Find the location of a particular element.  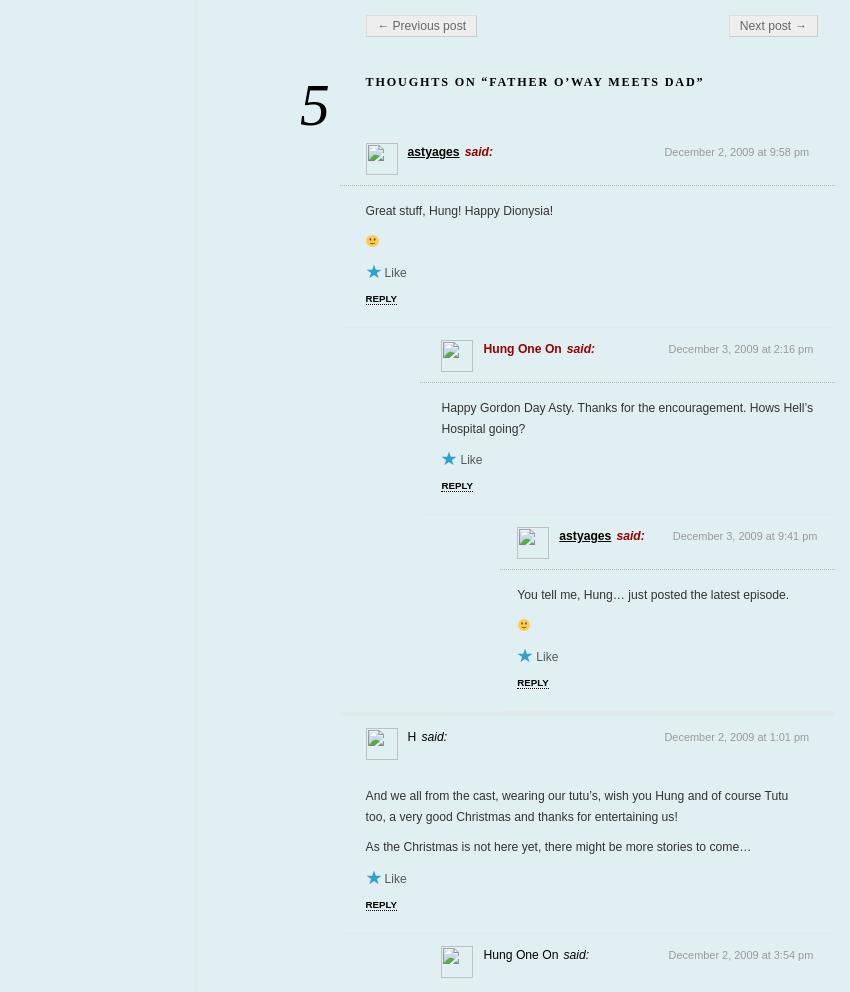

'← Previous post' is located at coordinates (421, 23).